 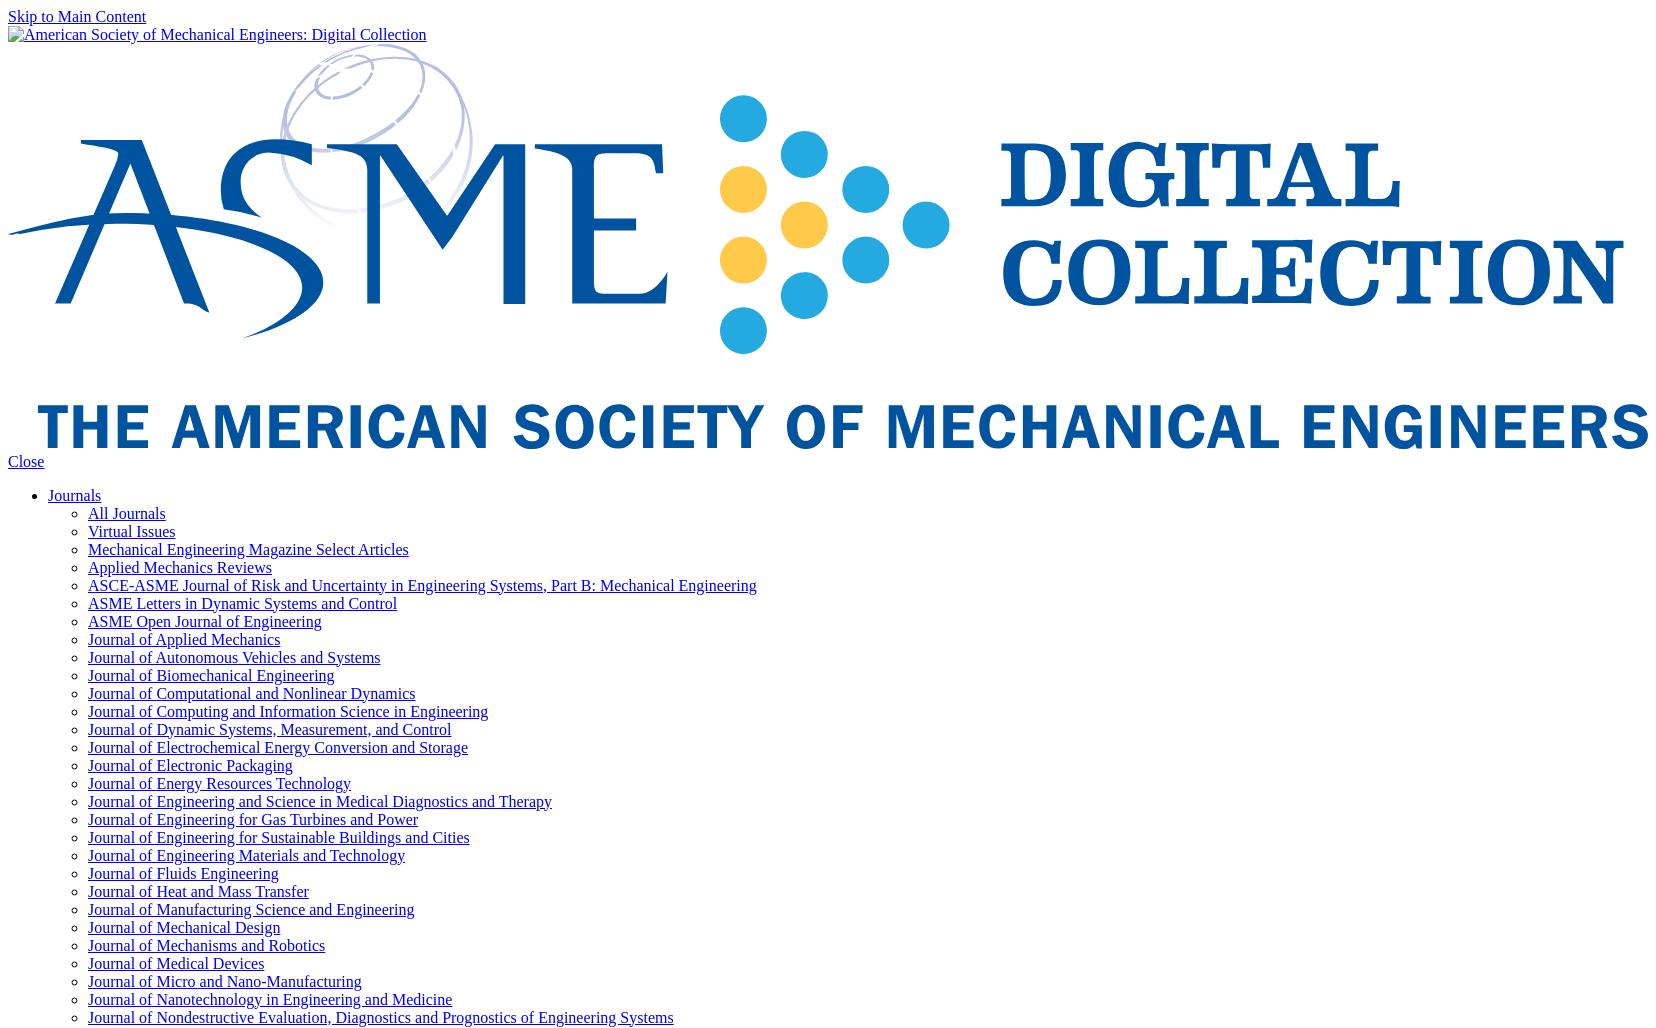 I want to click on 'Journal of Engineering Materials and Technology', so click(x=246, y=853).